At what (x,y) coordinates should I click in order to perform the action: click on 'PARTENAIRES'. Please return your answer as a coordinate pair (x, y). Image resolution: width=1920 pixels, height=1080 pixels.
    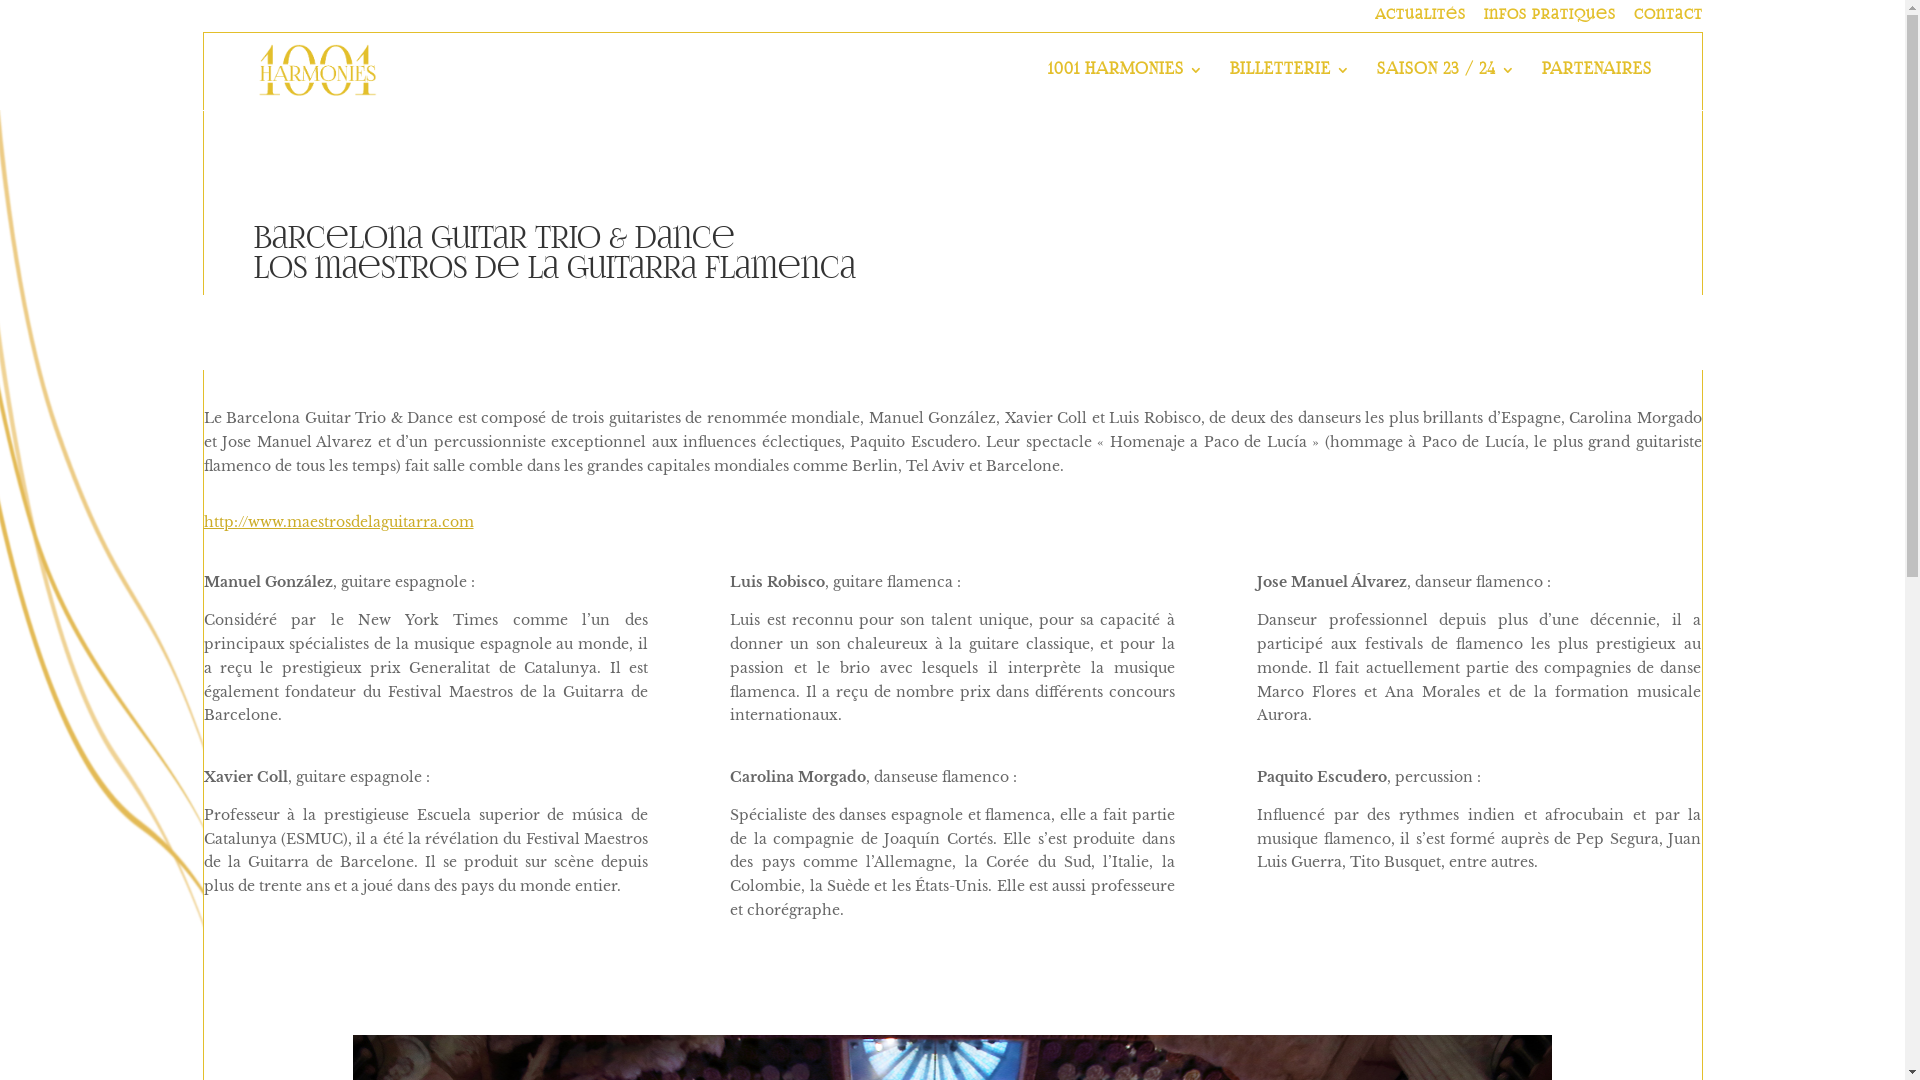
    Looking at the image, I should click on (1540, 85).